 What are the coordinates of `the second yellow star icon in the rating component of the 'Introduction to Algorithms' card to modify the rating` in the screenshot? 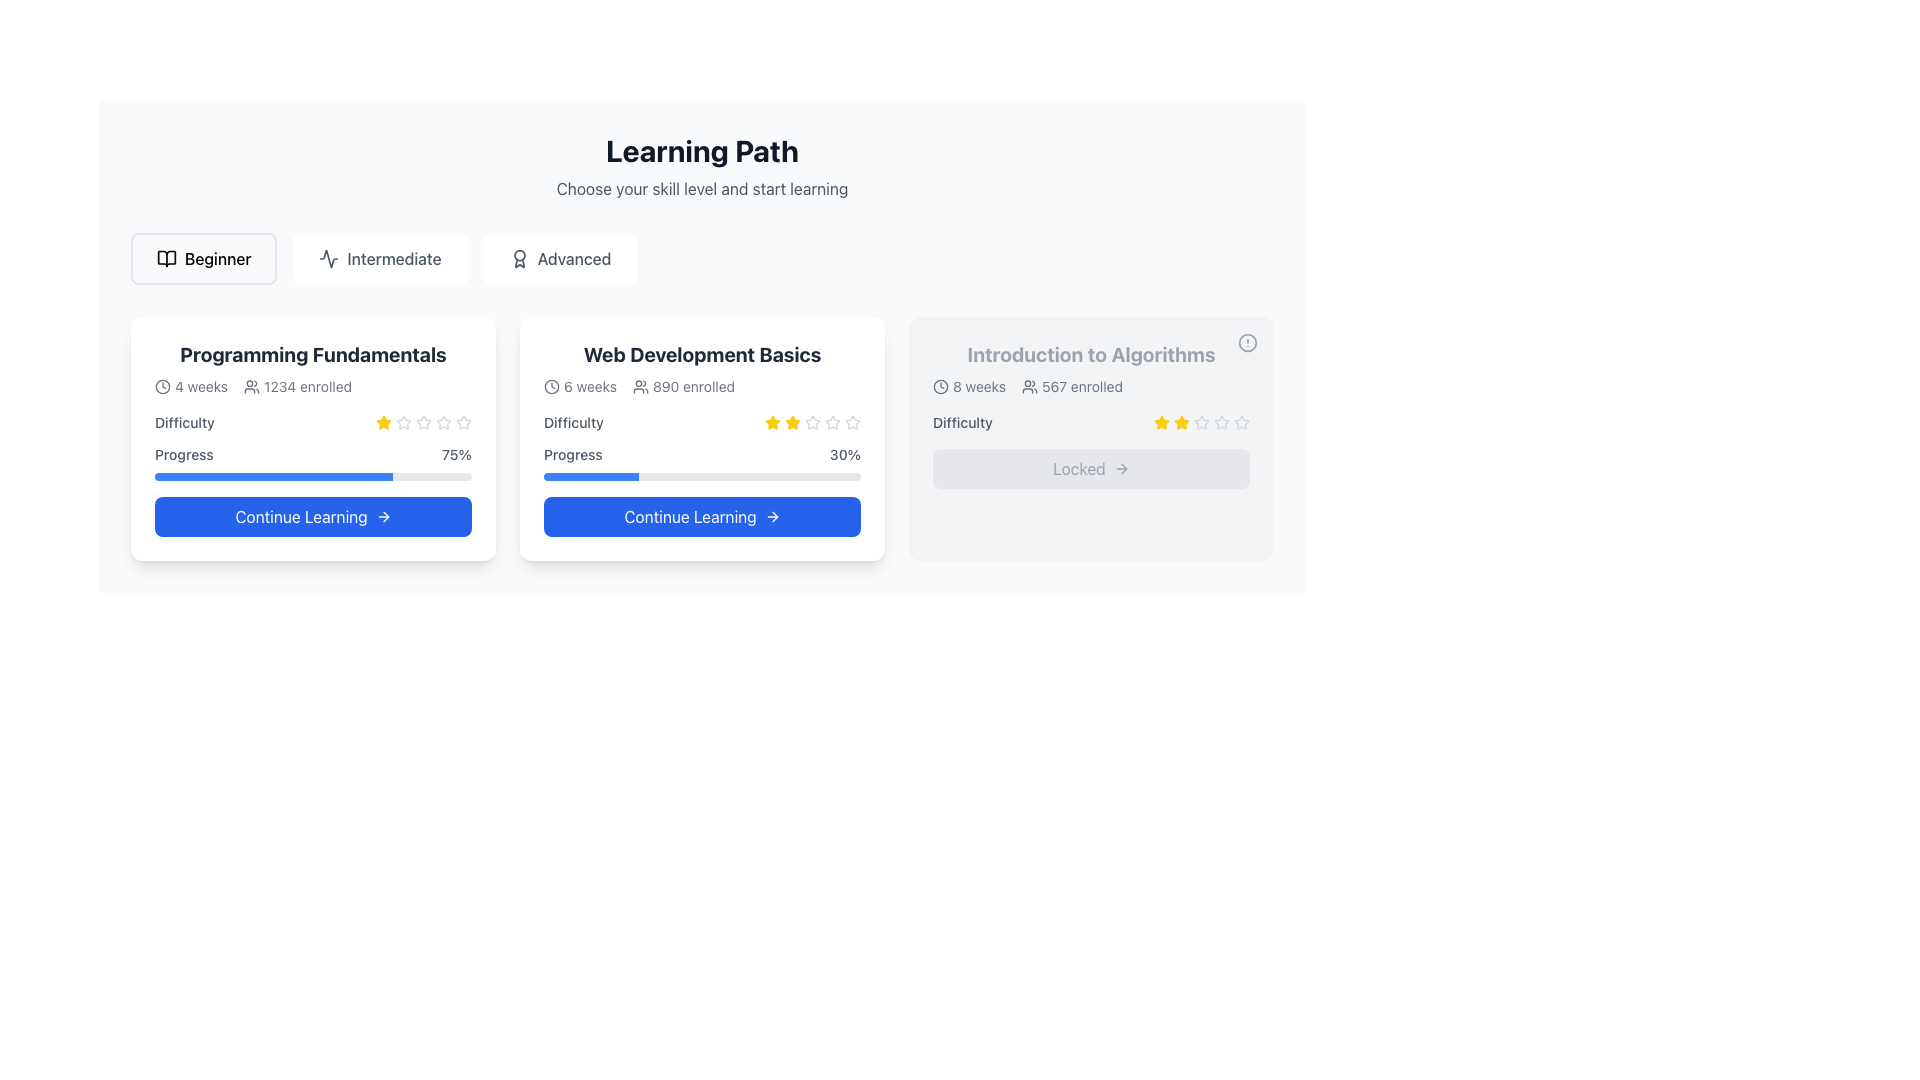 It's located at (1161, 421).